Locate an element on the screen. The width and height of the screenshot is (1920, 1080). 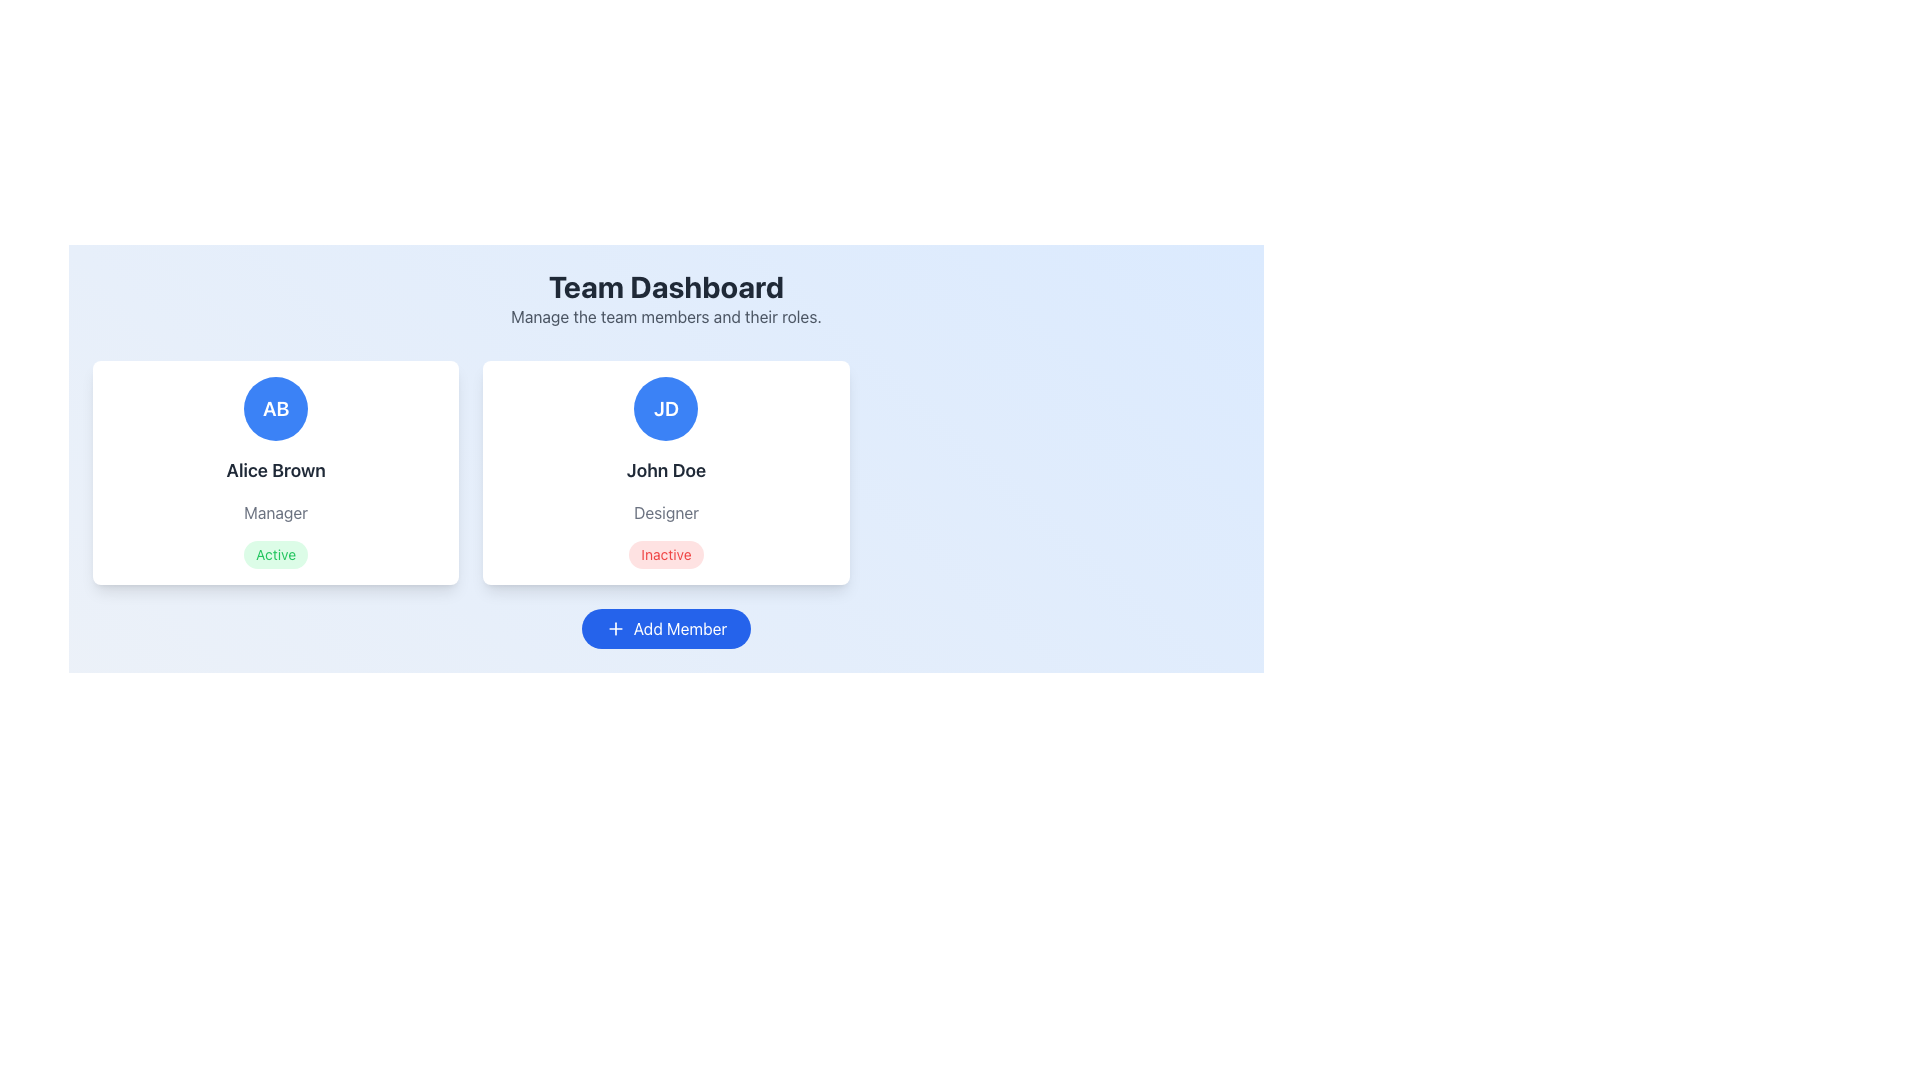
the 'Active' status indicator label, which is a small, rounded rectangular badge with light green background and darker green text, located within a team member's profile card below the 'Manager' designation is located at coordinates (275, 555).